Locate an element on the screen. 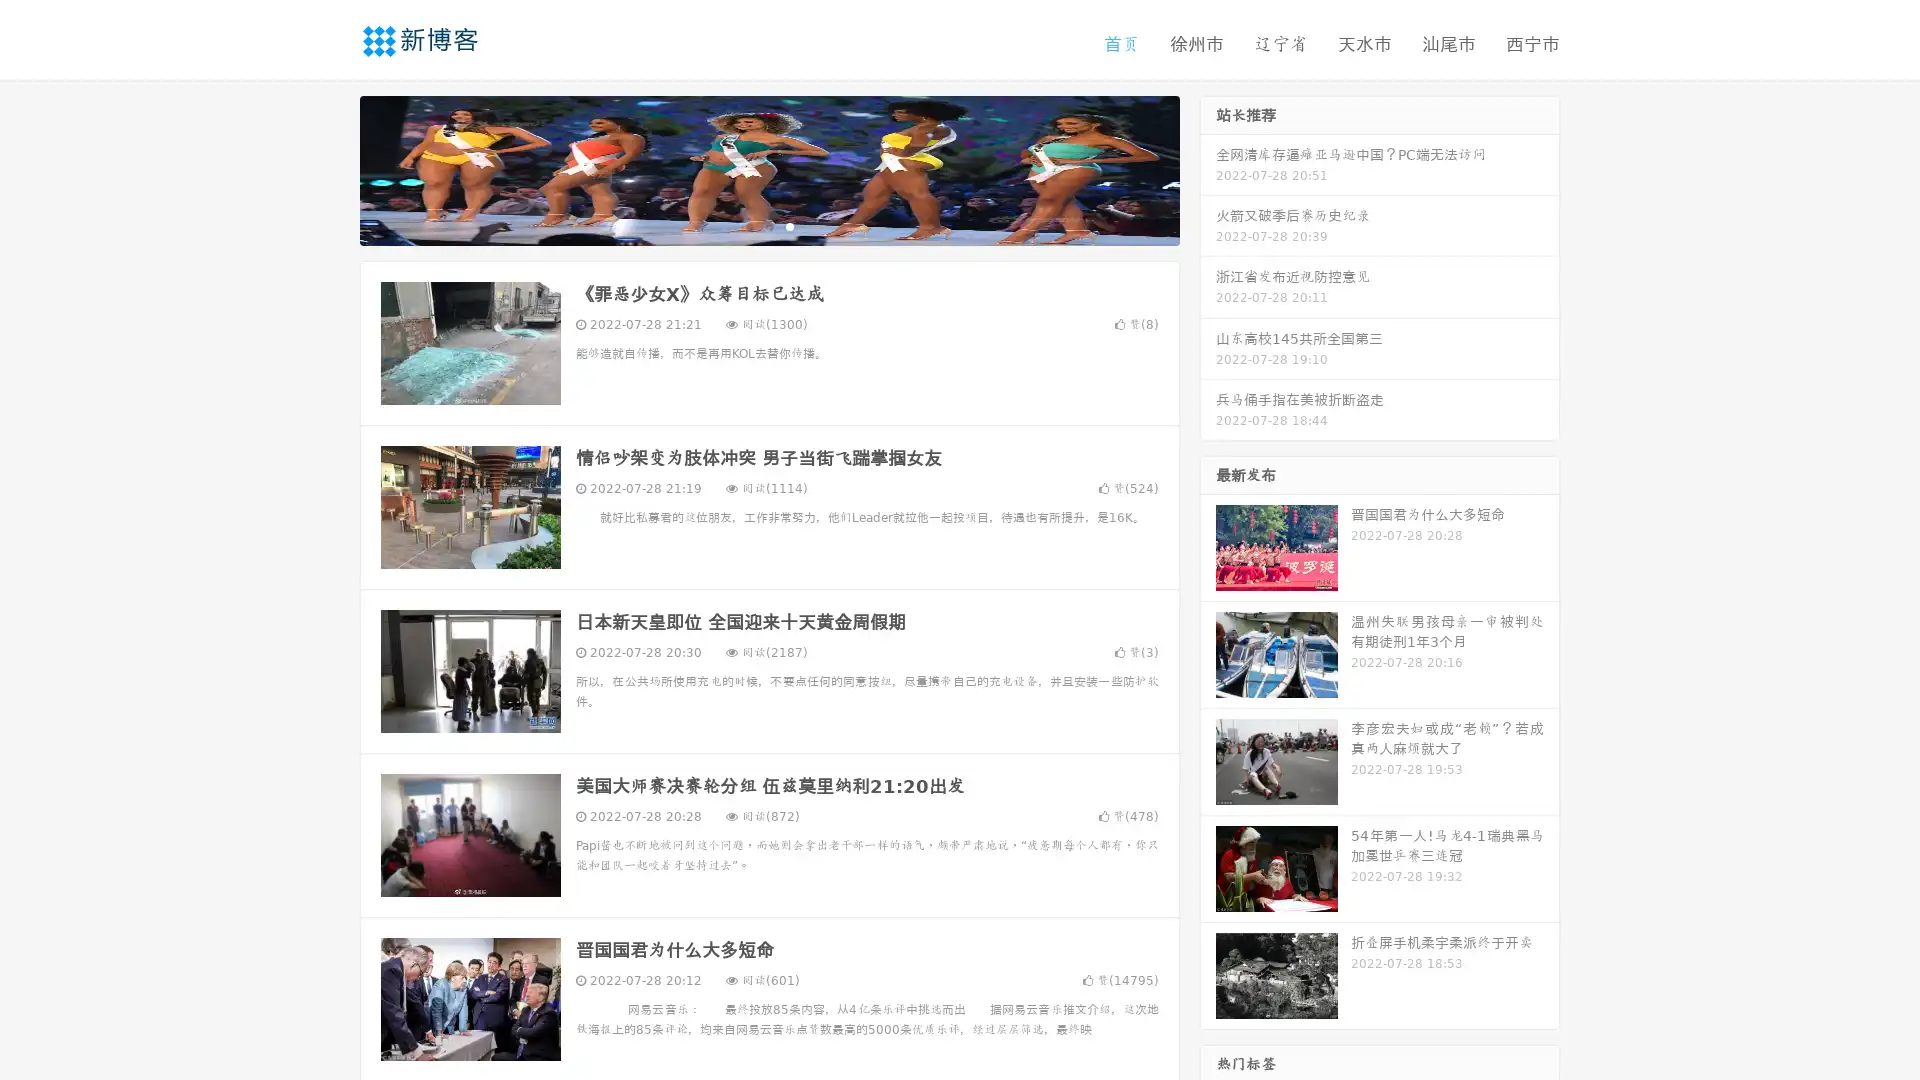  Go to slide 2 is located at coordinates (768, 225).